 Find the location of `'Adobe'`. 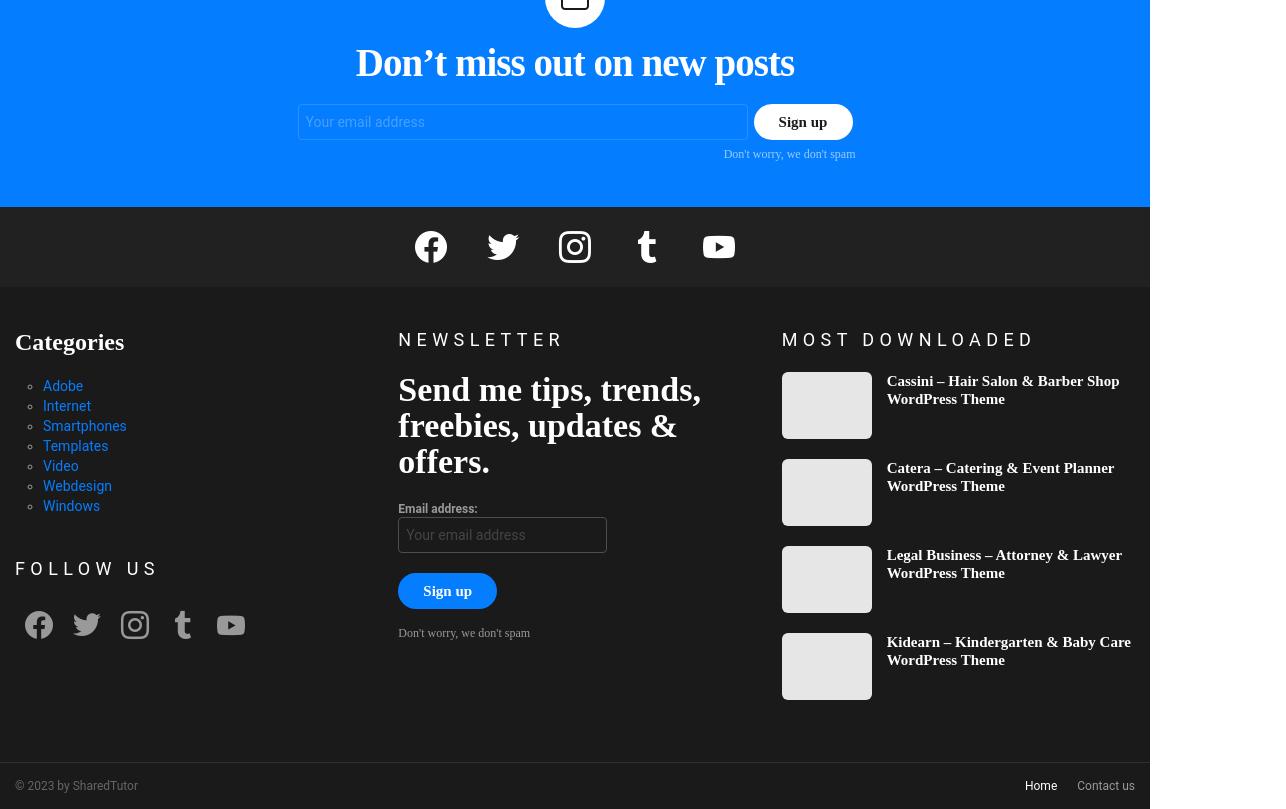

'Adobe' is located at coordinates (42, 385).